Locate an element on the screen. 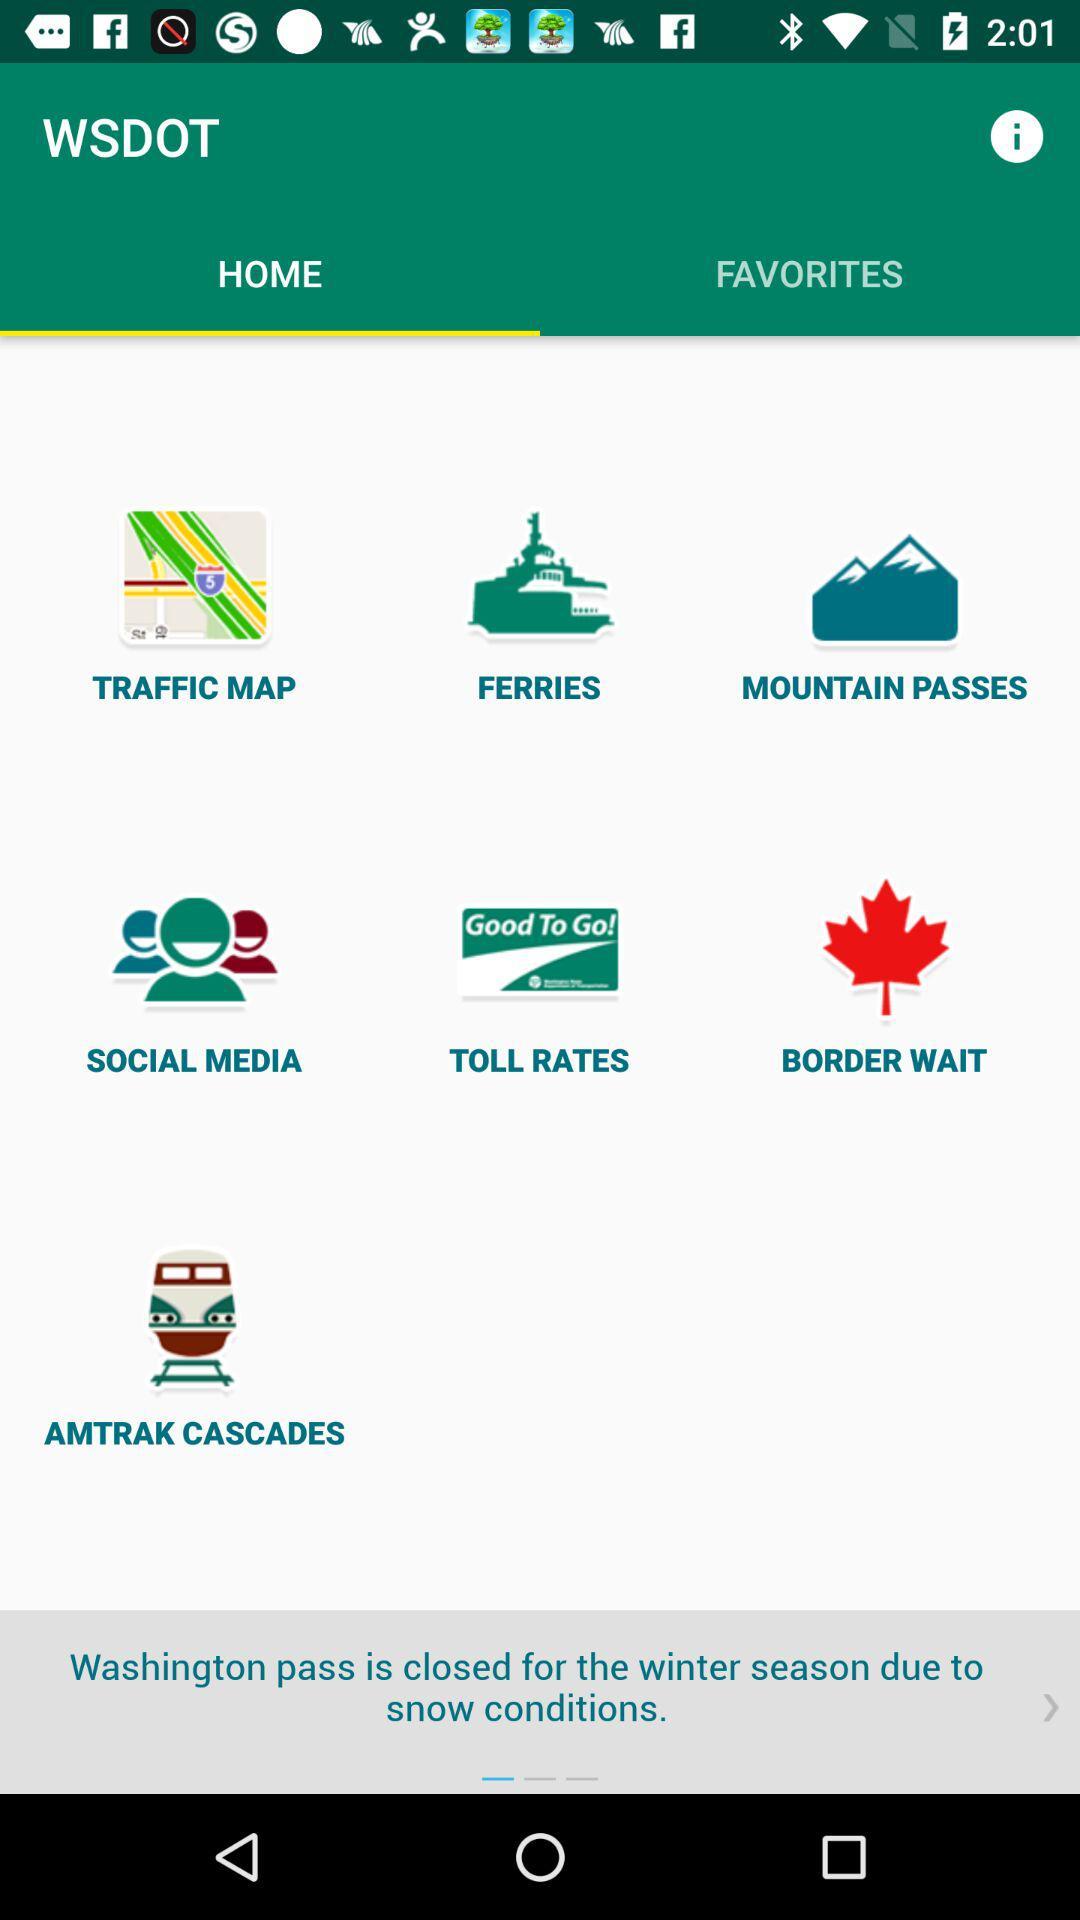 The image size is (1080, 1920). the item to the right of wsdot icon is located at coordinates (1017, 135).